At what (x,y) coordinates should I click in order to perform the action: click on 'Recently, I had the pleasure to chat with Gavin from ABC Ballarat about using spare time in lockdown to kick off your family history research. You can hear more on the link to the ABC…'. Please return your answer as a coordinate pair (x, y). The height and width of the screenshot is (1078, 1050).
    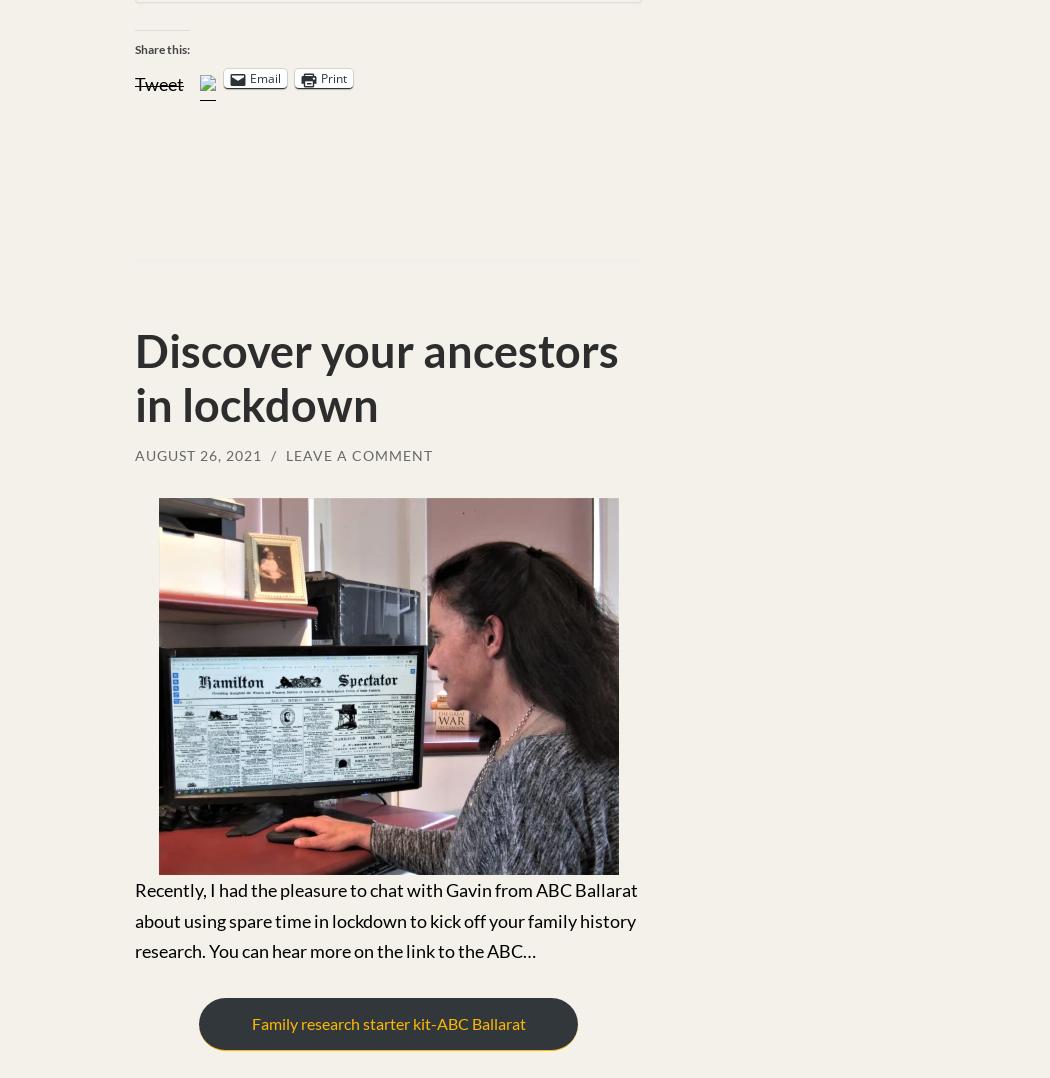
    Looking at the image, I should click on (134, 920).